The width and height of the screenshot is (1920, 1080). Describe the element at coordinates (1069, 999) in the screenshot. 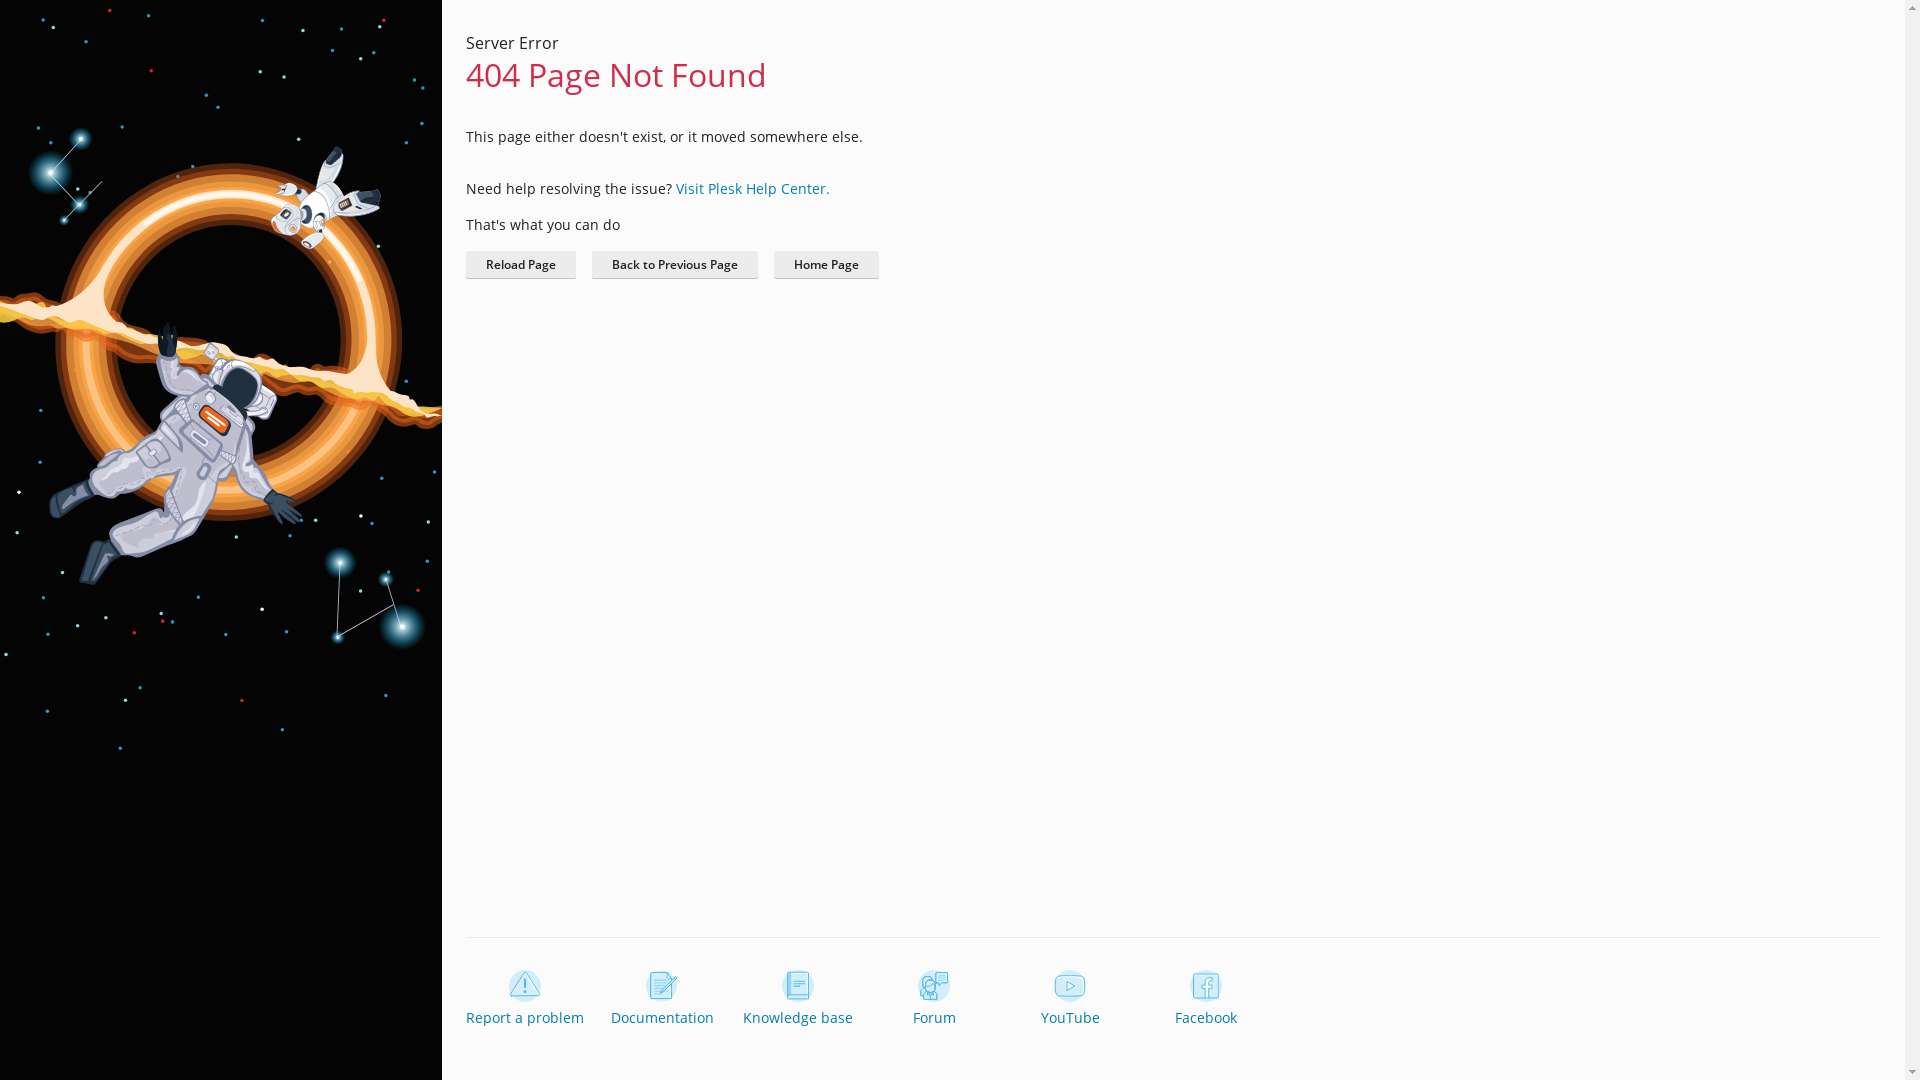

I see `'YouTube'` at that location.